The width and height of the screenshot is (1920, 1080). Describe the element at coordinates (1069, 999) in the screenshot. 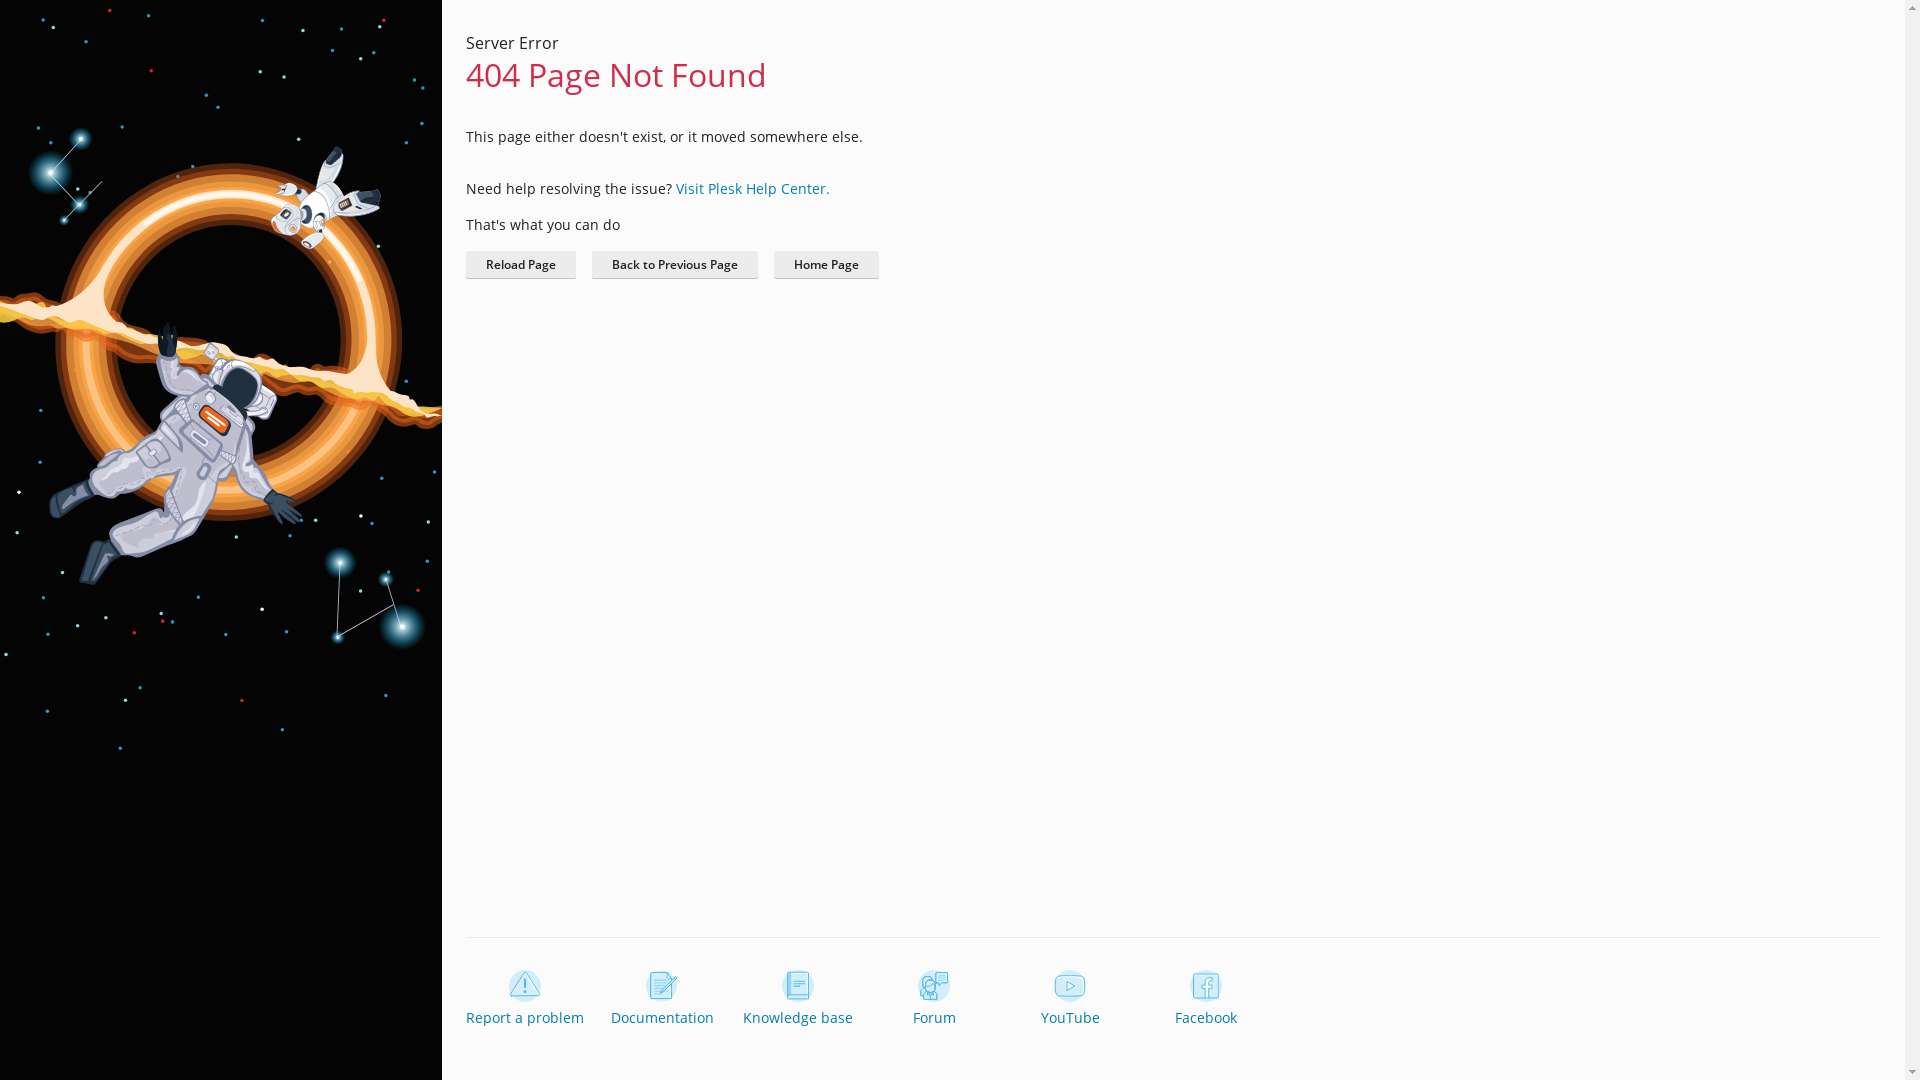

I see `'YouTube'` at that location.